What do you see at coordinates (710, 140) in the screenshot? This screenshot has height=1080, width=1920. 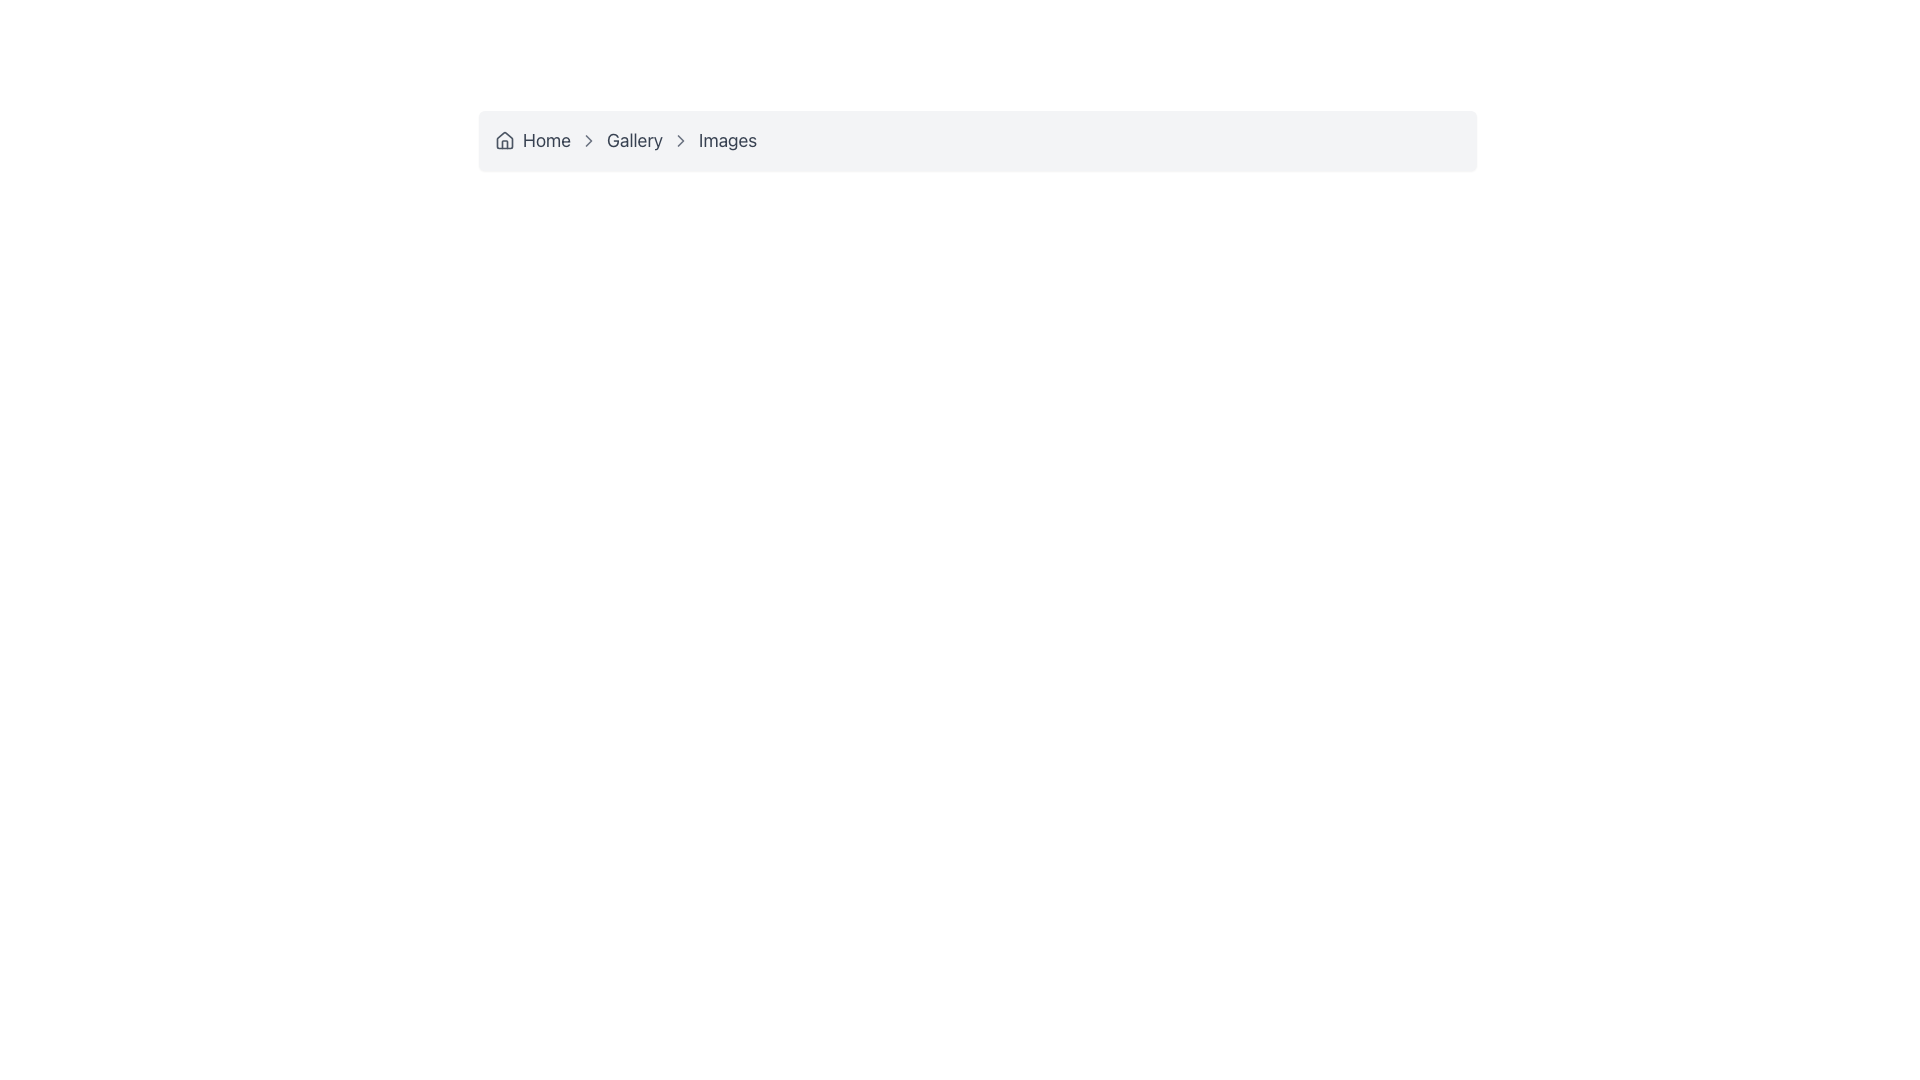 I see `the 'Images' breadcrumb navigation link located in the breadcrumb navigation bar, positioned to the right of 'Gallery'` at bounding box center [710, 140].